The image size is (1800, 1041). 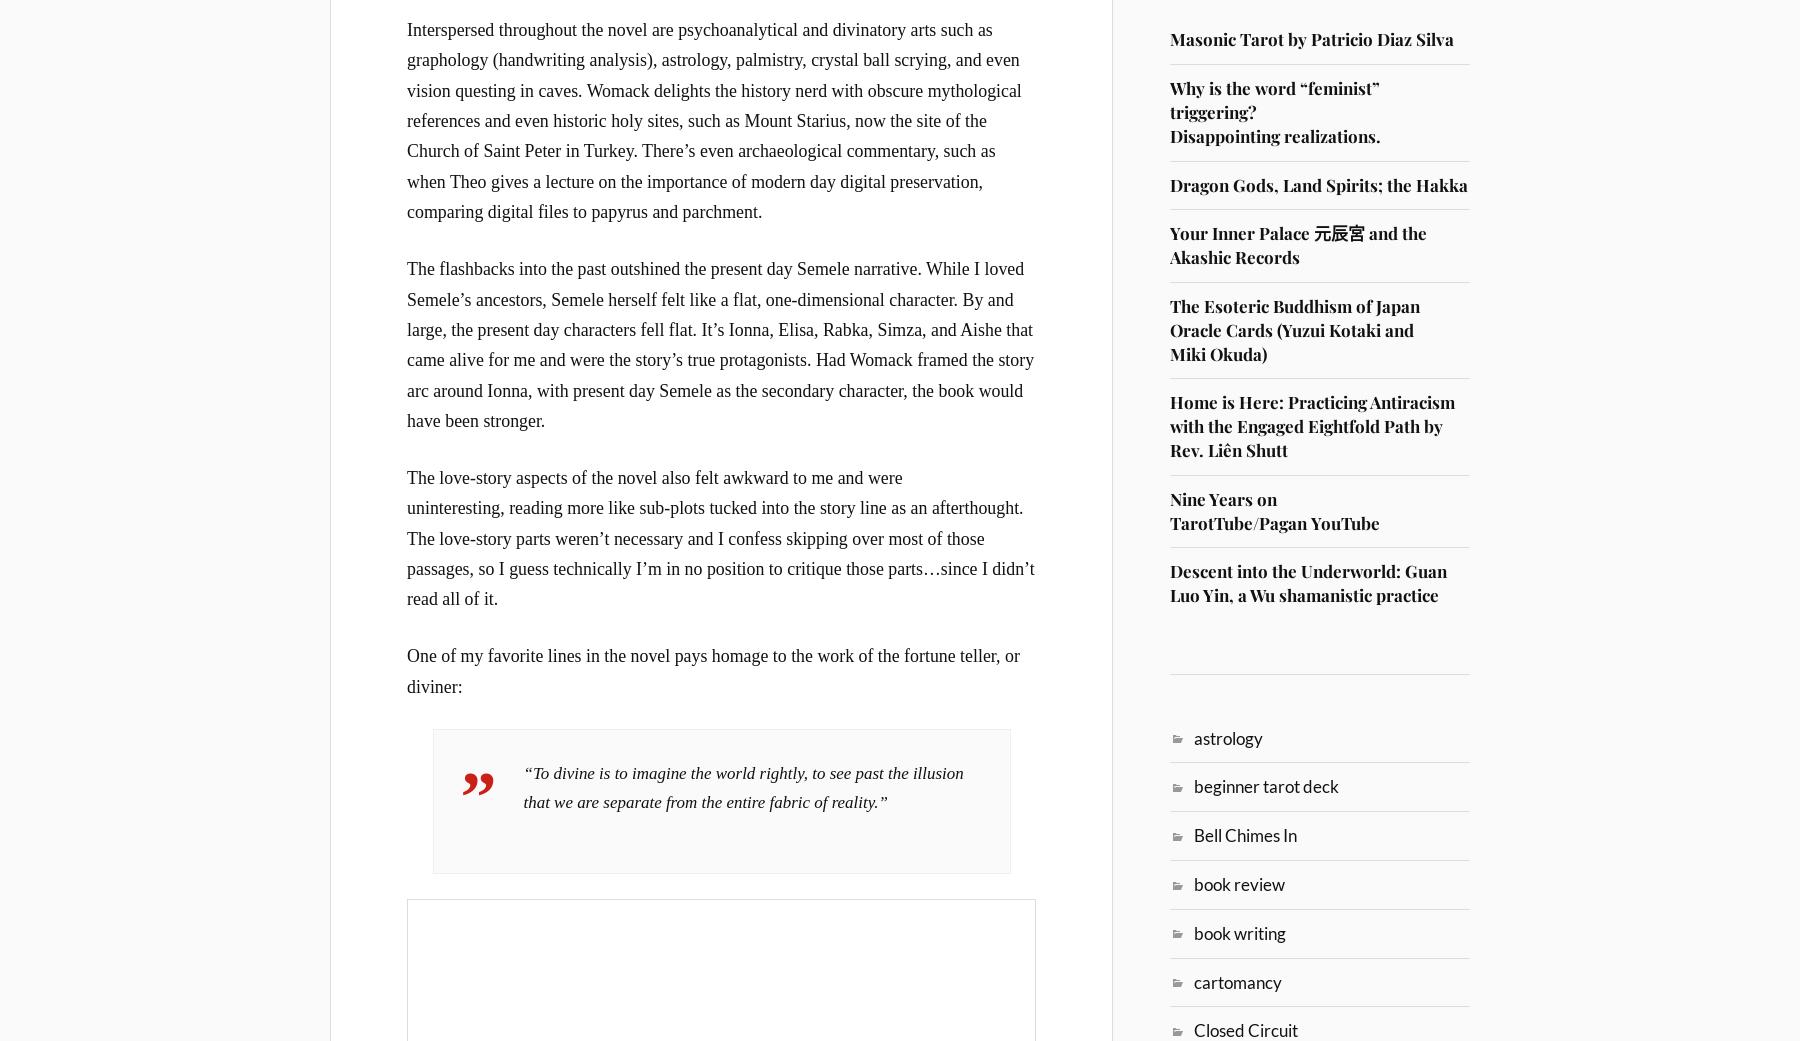 What do you see at coordinates (1294, 329) in the screenshot?
I see `'The Esoteric Buddhism of Japan Oracle Cards (Yuzui Kotaki and Miki Okuda)'` at bounding box center [1294, 329].